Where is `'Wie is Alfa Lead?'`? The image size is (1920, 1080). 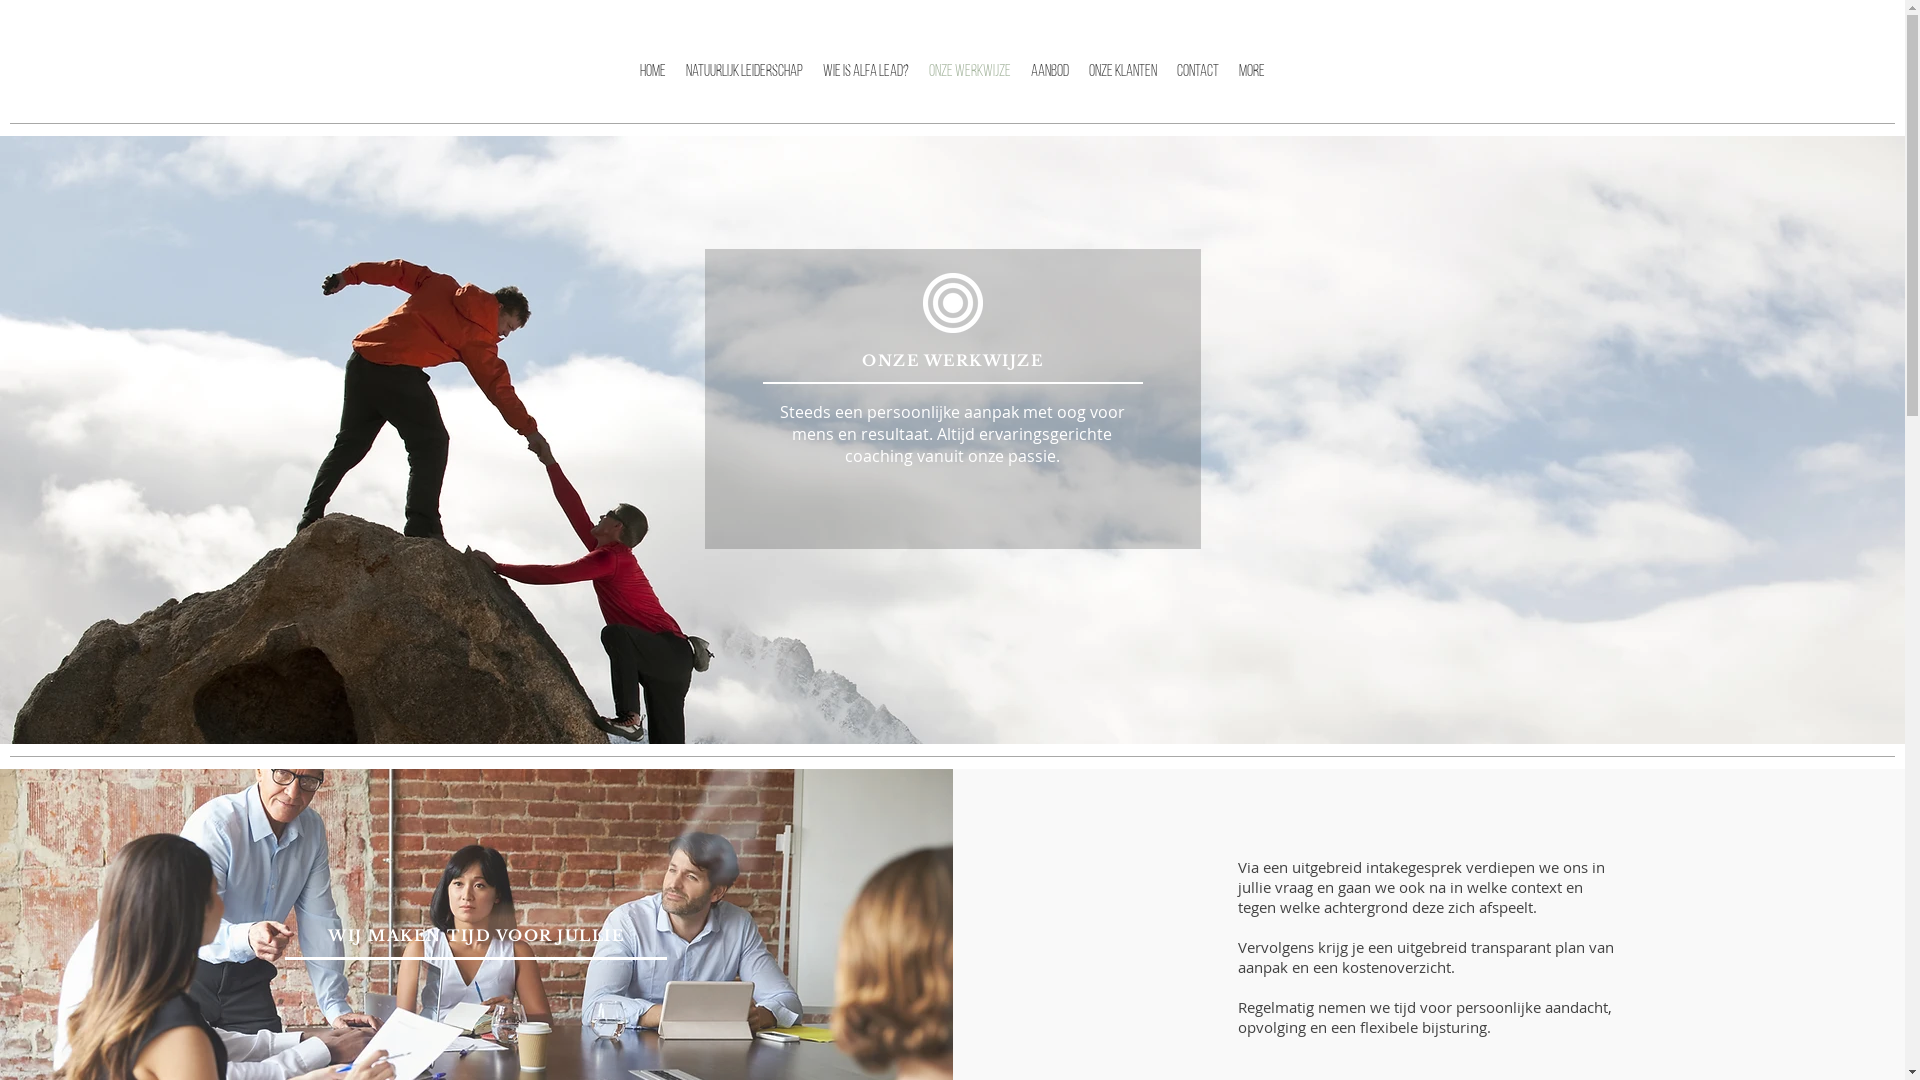
'Wie is Alfa Lead?' is located at coordinates (865, 84).